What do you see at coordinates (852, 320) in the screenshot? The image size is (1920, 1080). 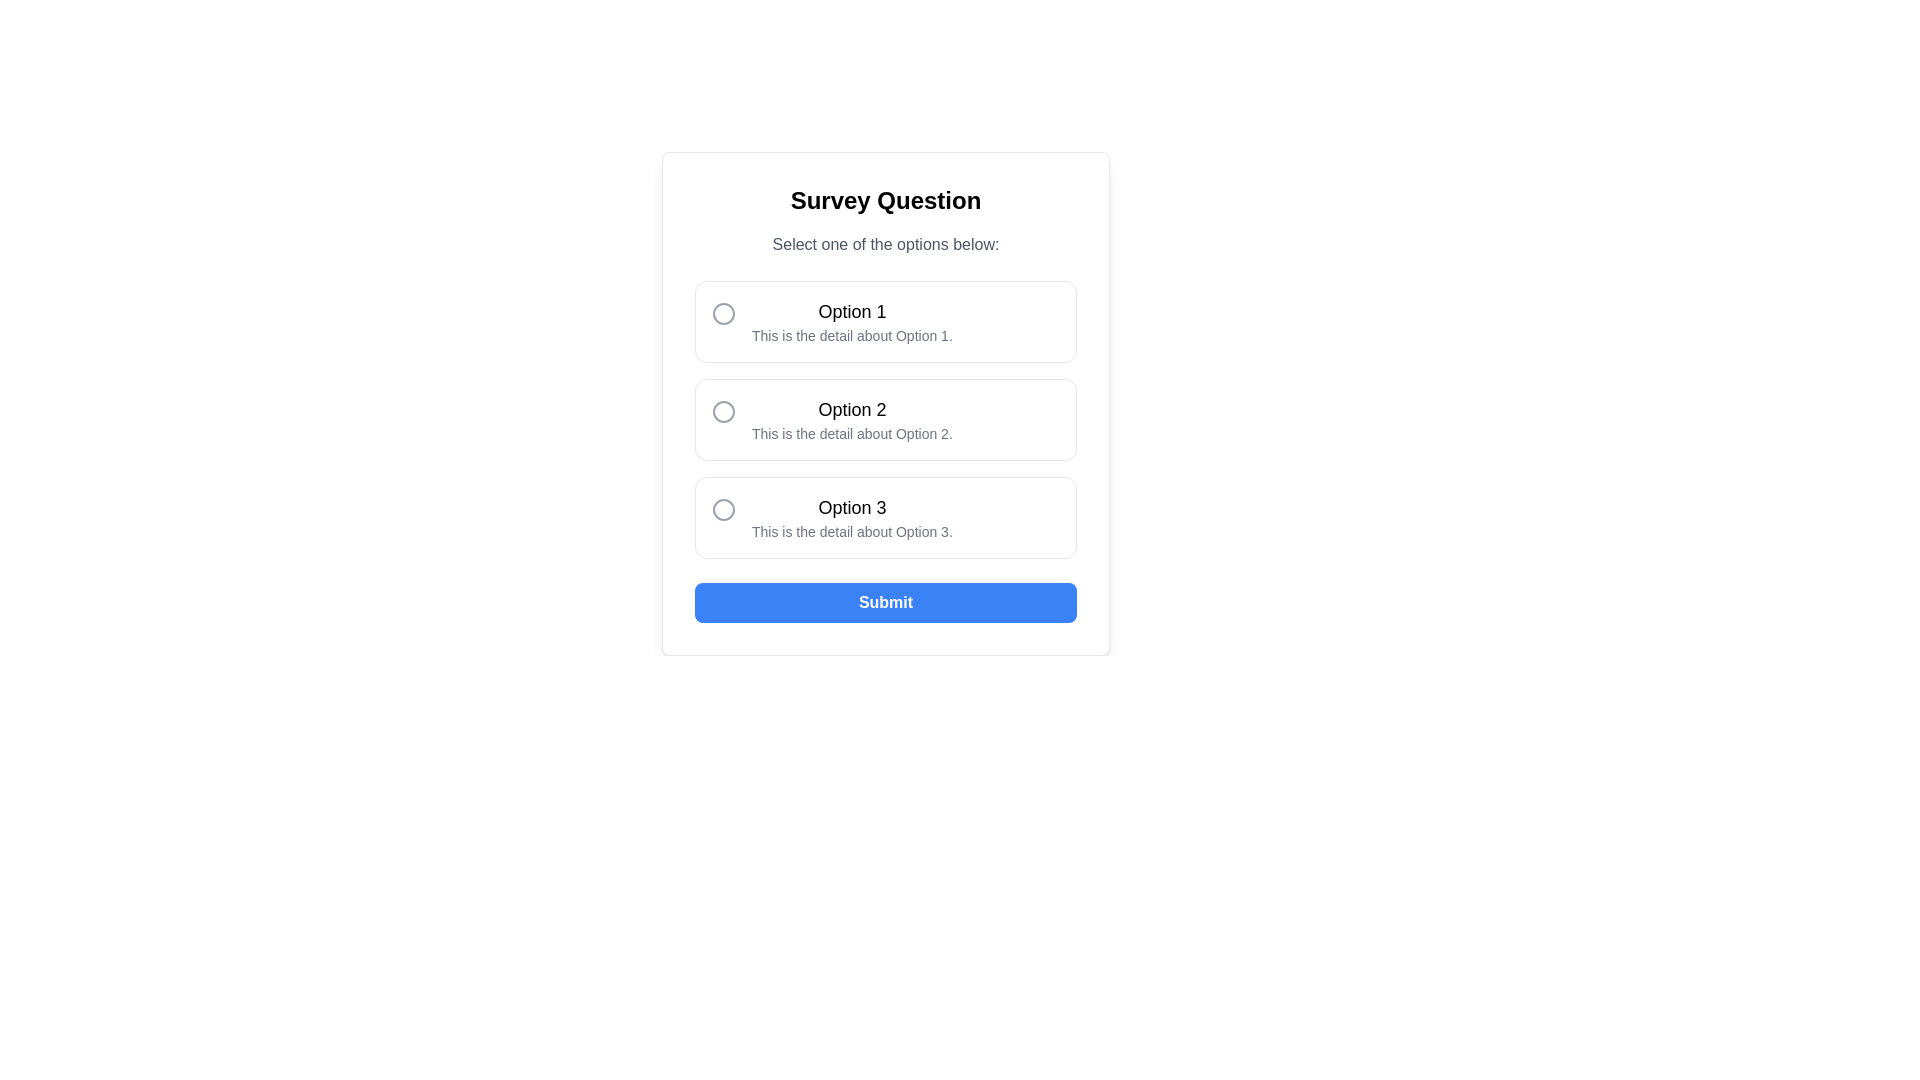 I see `the text block that serves as the label for the first selectable option in a survey or quiz interface` at bounding box center [852, 320].